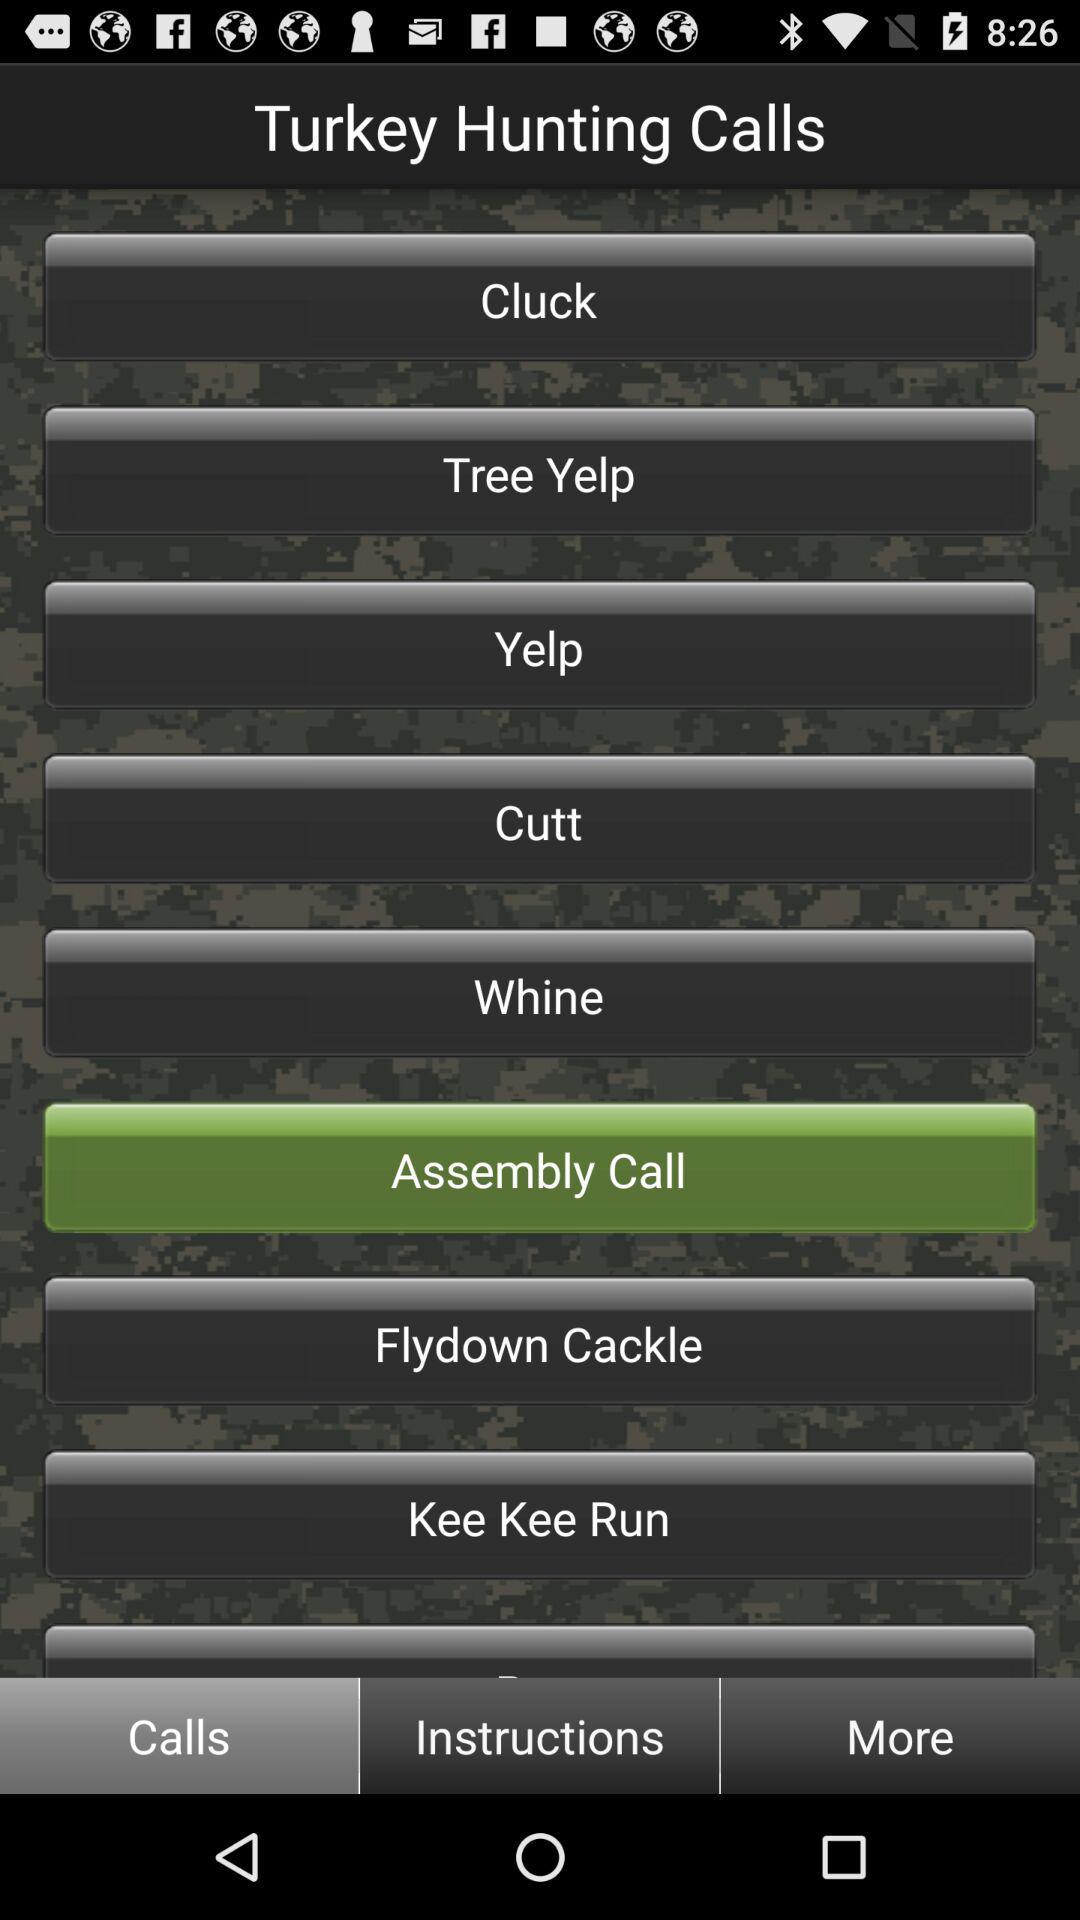 This screenshot has height=1920, width=1080. What do you see at coordinates (540, 1166) in the screenshot?
I see `assembly call item` at bounding box center [540, 1166].